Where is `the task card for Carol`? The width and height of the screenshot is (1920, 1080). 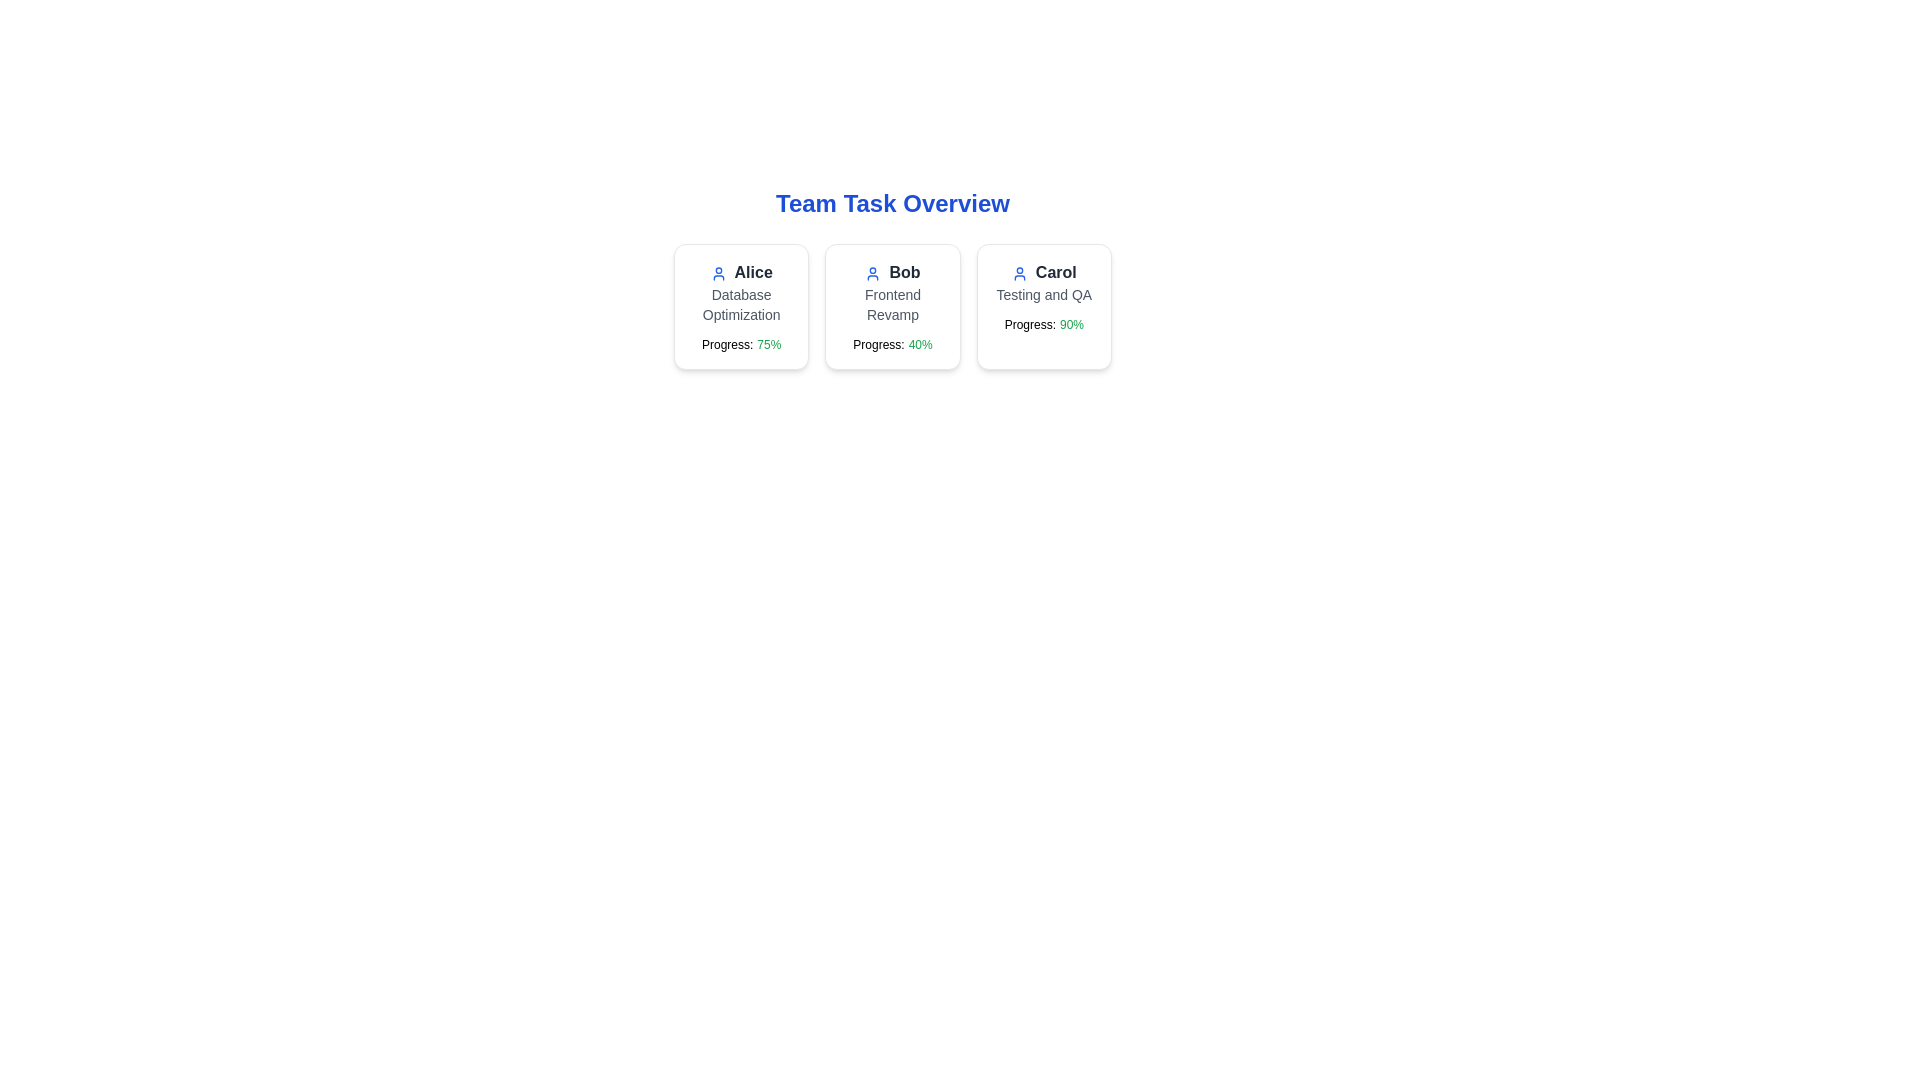 the task card for Carol is located at coordinates (1043, 307).